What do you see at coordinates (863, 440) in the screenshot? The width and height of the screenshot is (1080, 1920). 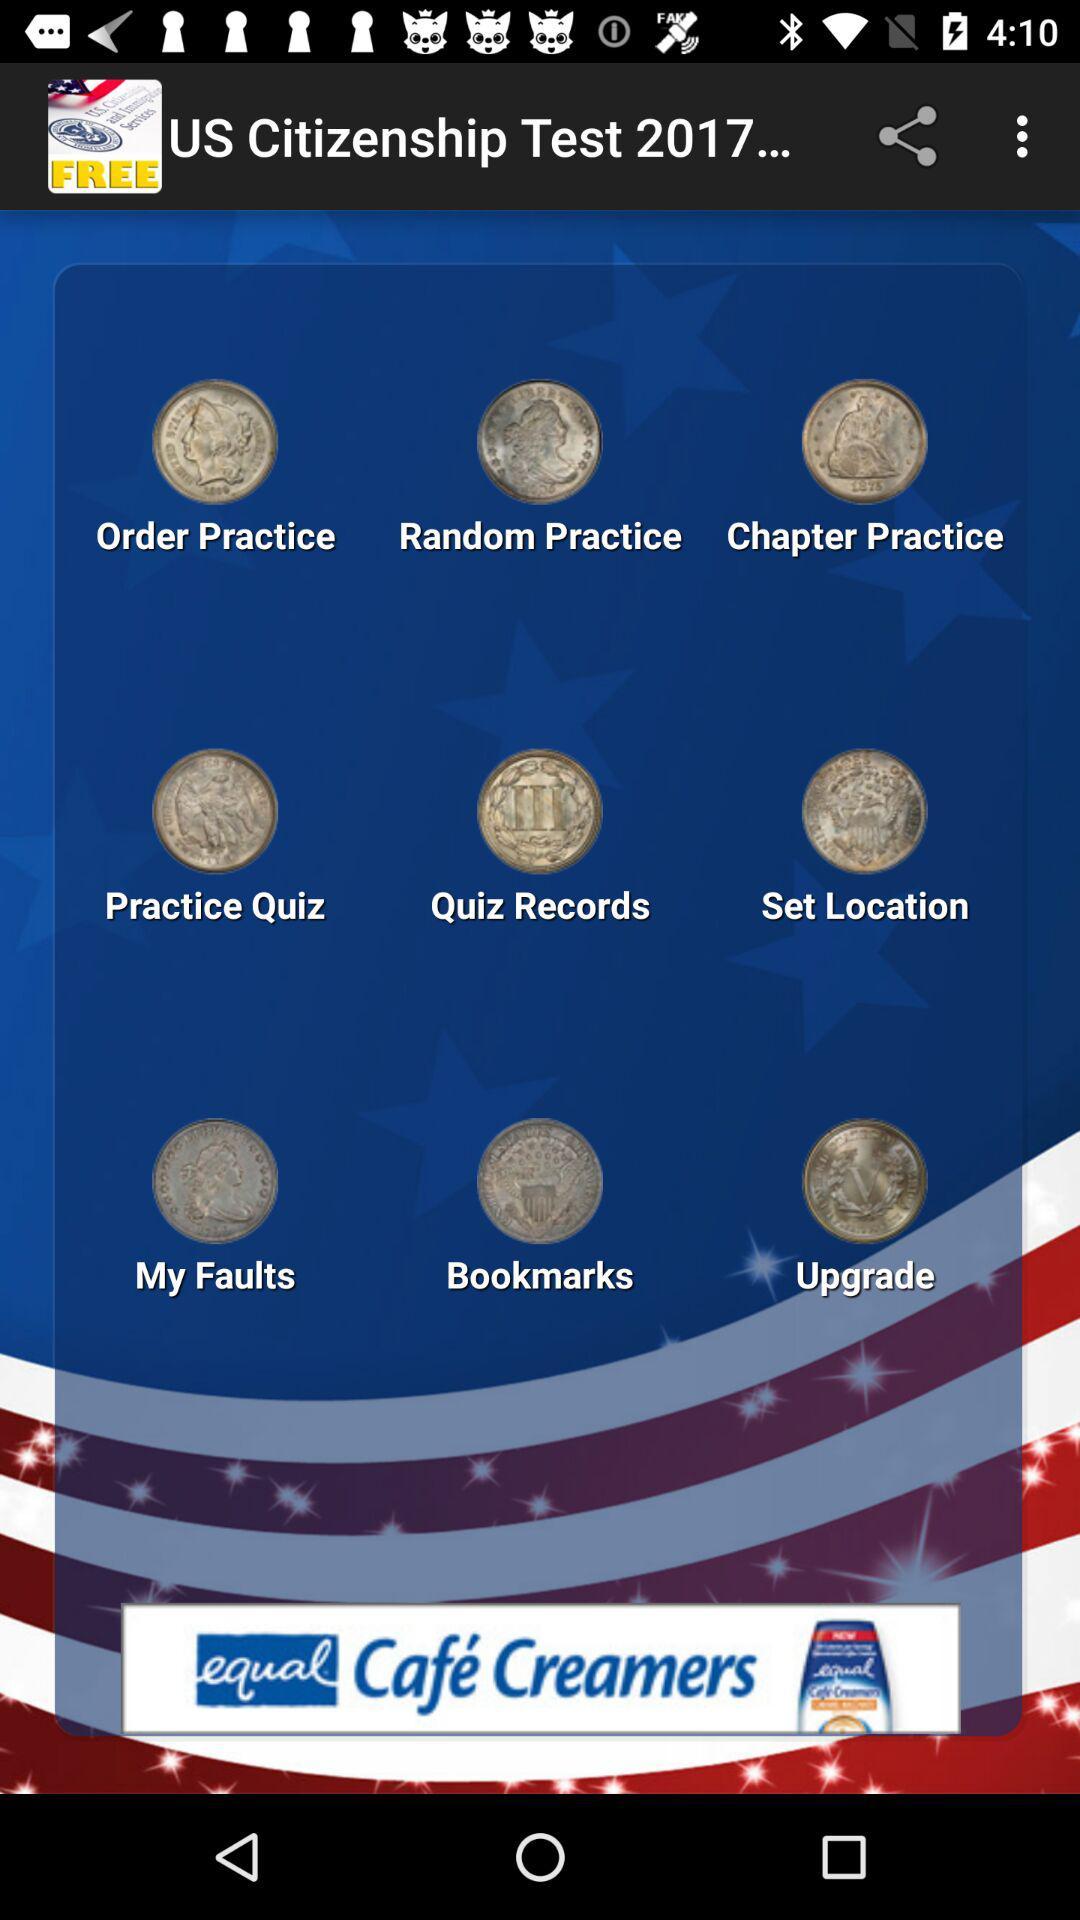 I see `the avatar icon` at bounding box center [863, 440].